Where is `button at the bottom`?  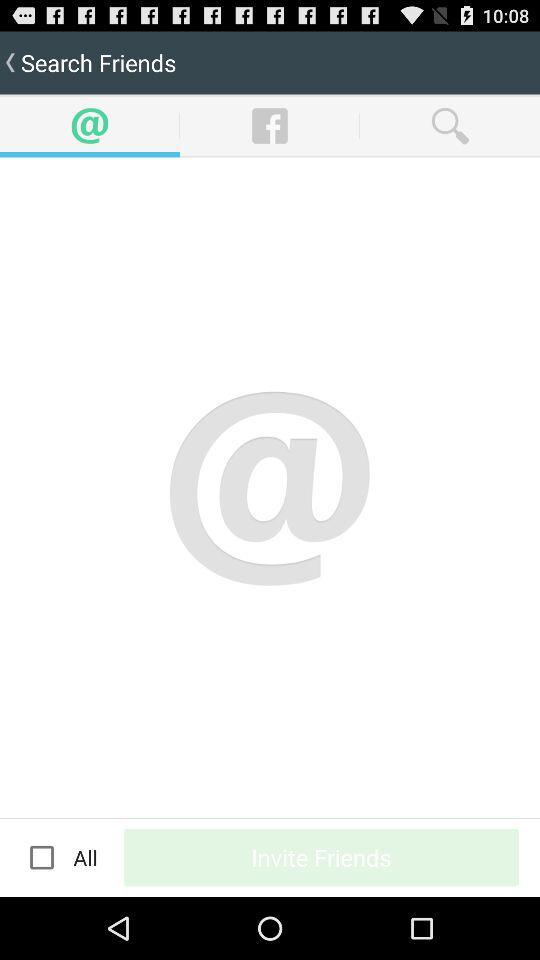 button at the bottom is located at coordinates (321, 856).